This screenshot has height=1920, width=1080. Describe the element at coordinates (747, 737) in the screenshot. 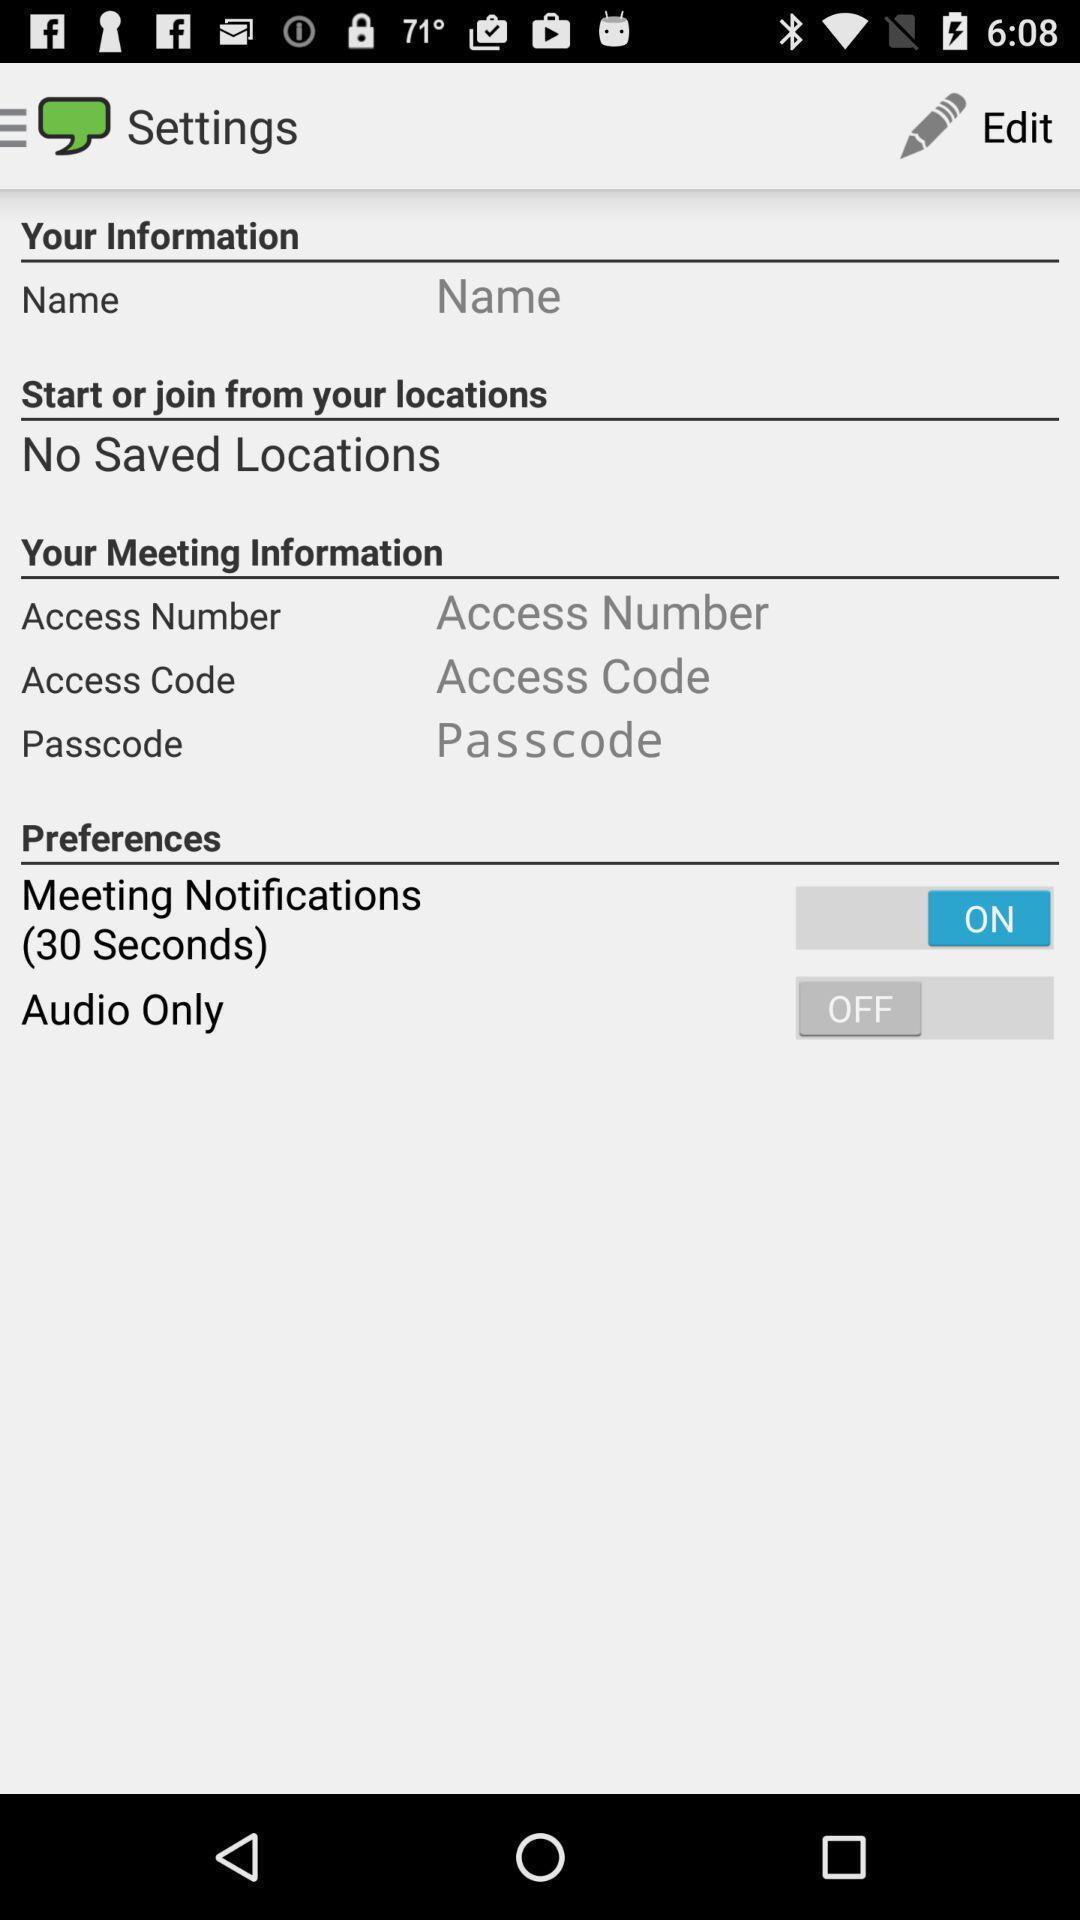

I see `item next to the access code item` at that location.